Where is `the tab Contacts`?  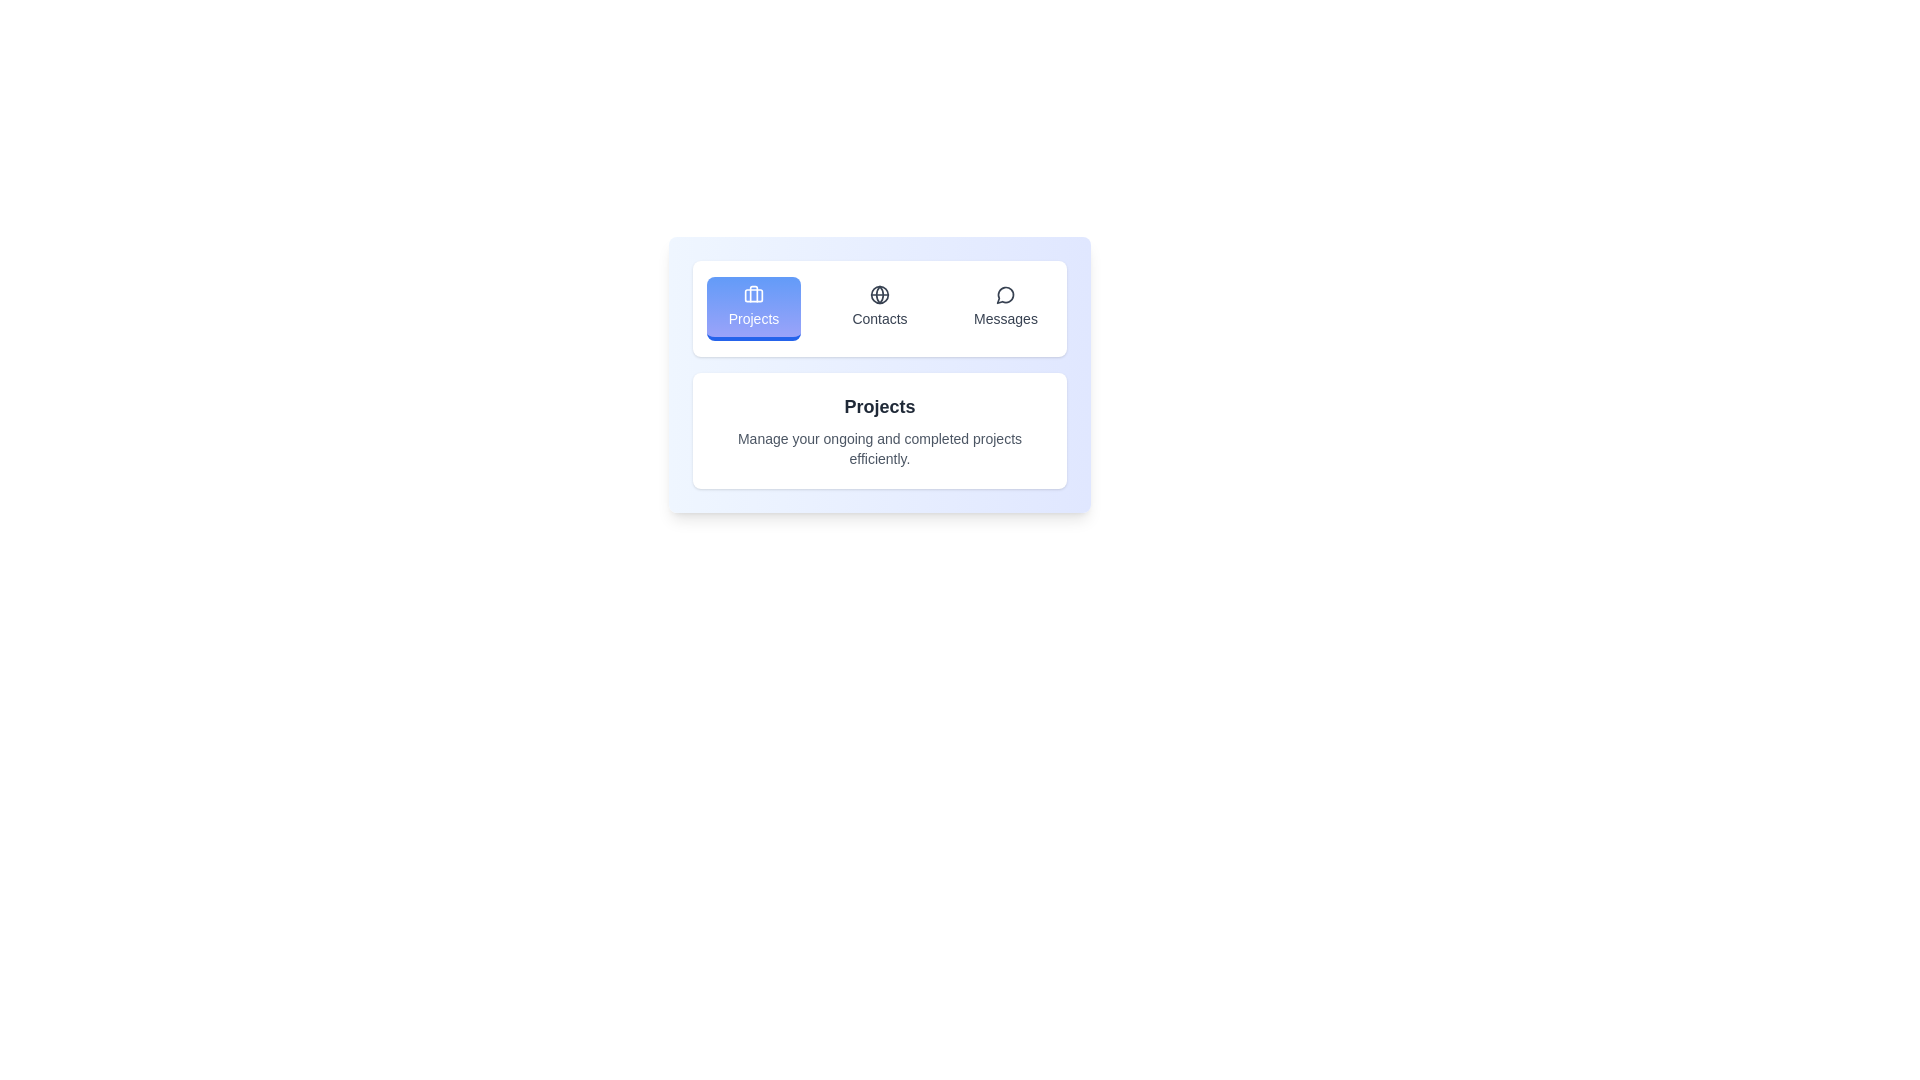
the tab Contacts is located at coordinates (879, 308).